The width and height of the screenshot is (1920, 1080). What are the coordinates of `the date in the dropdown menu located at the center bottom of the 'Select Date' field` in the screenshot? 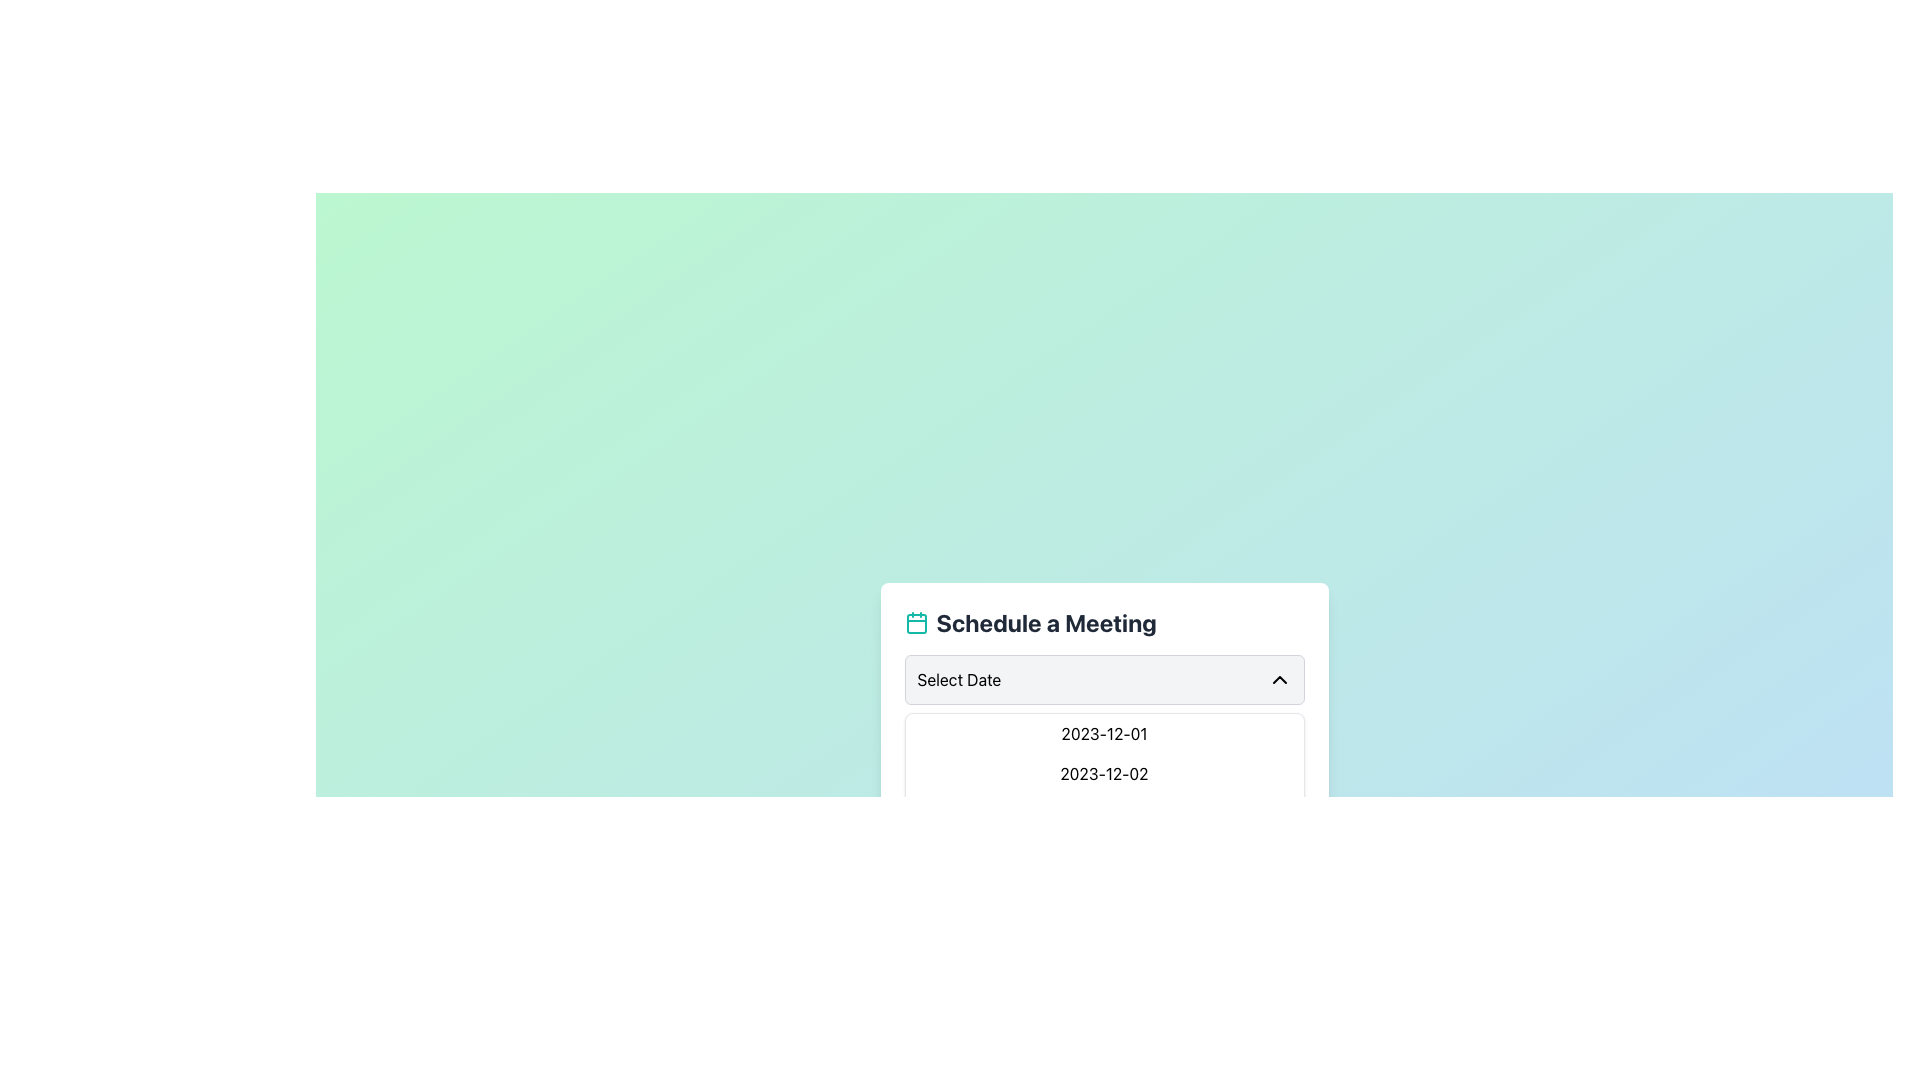 It's located at (1103, 773).